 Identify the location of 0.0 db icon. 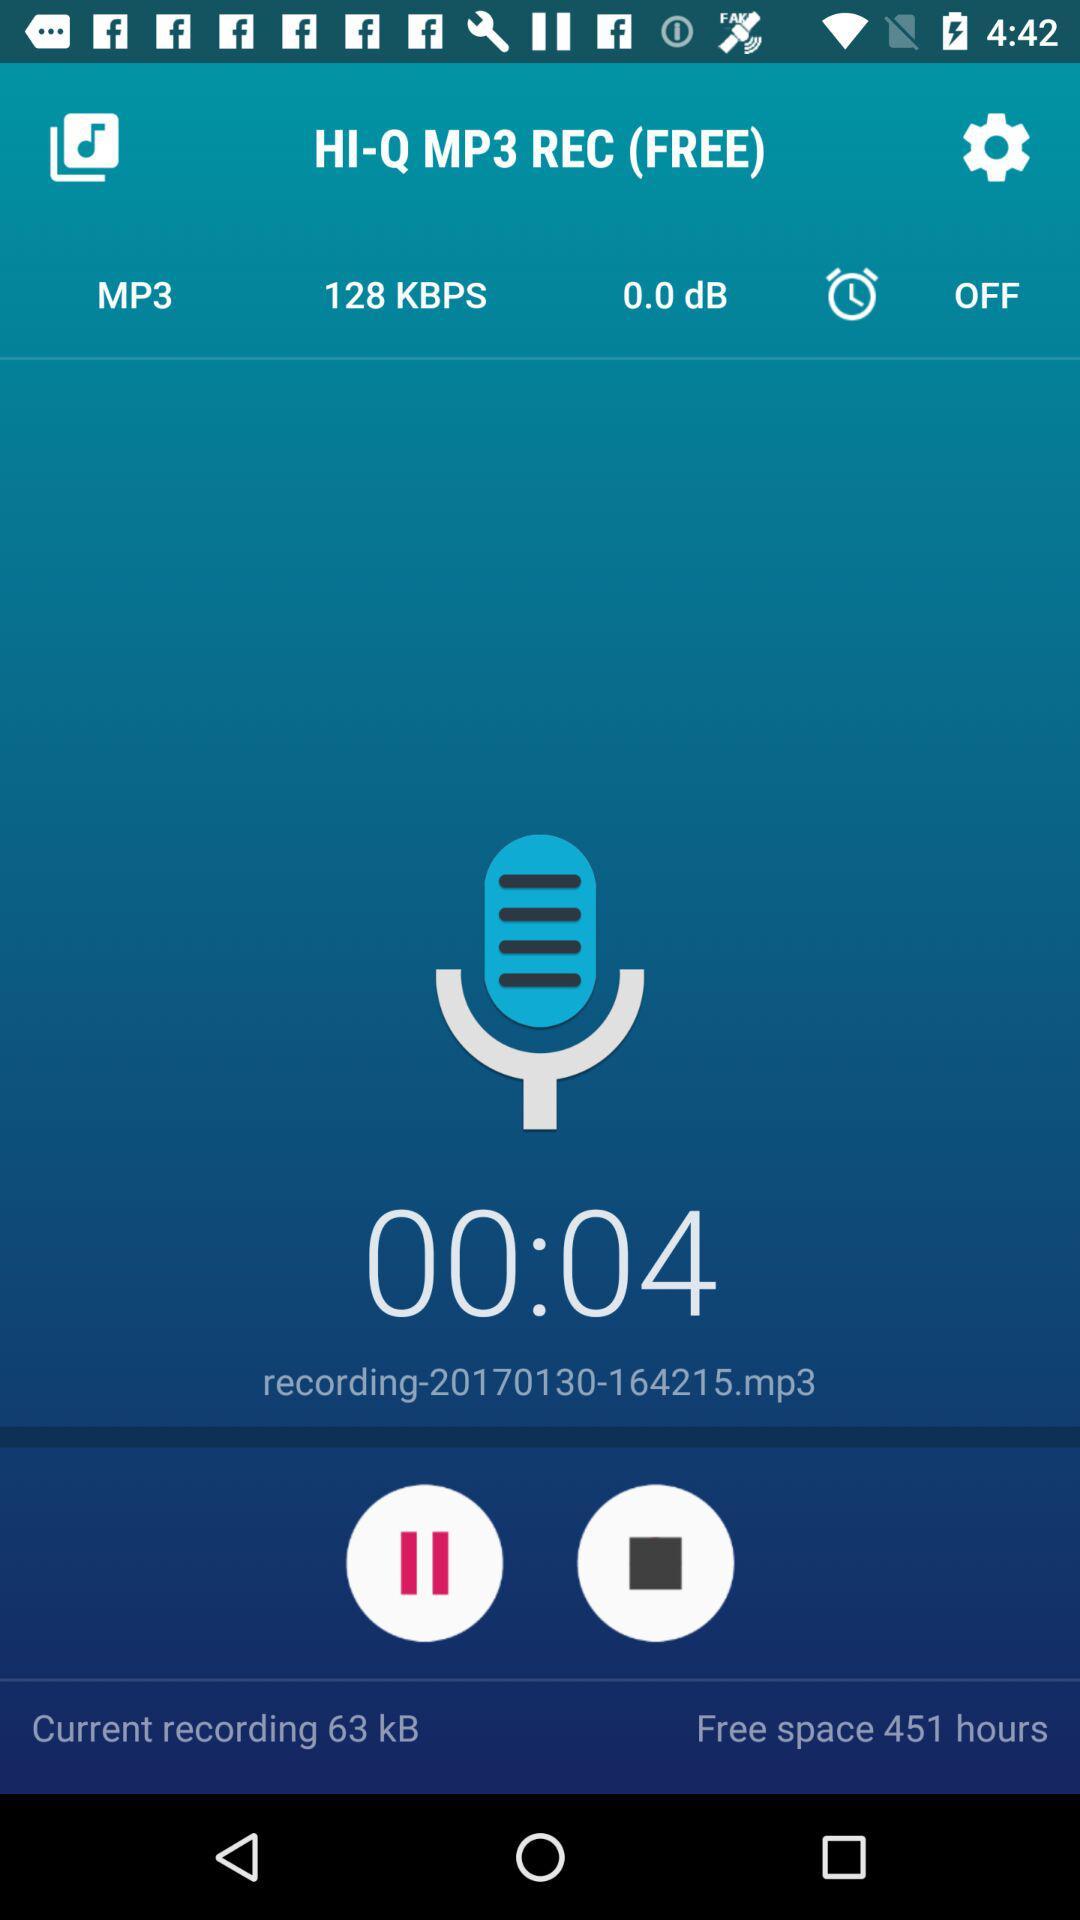
(675, 292).